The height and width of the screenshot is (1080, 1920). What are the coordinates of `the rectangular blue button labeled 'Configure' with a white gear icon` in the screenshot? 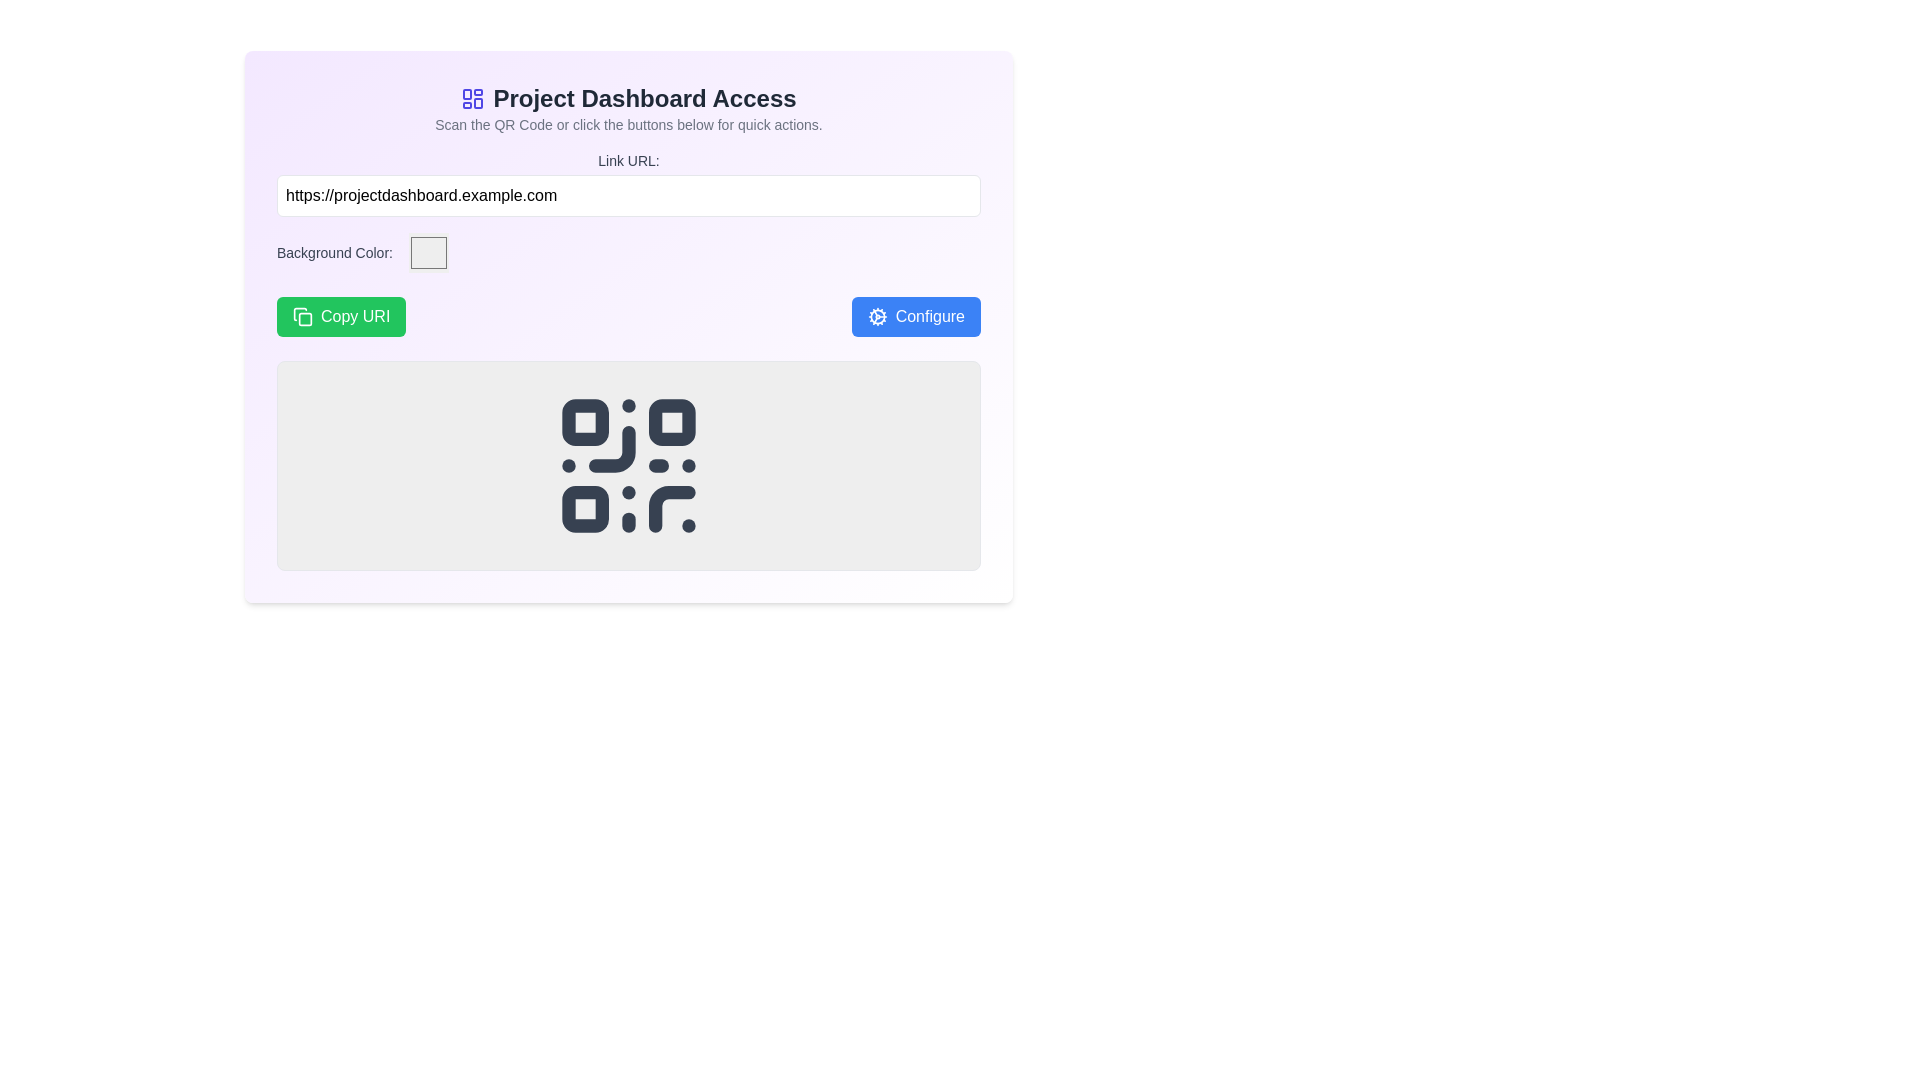 It's located at (915, 315).